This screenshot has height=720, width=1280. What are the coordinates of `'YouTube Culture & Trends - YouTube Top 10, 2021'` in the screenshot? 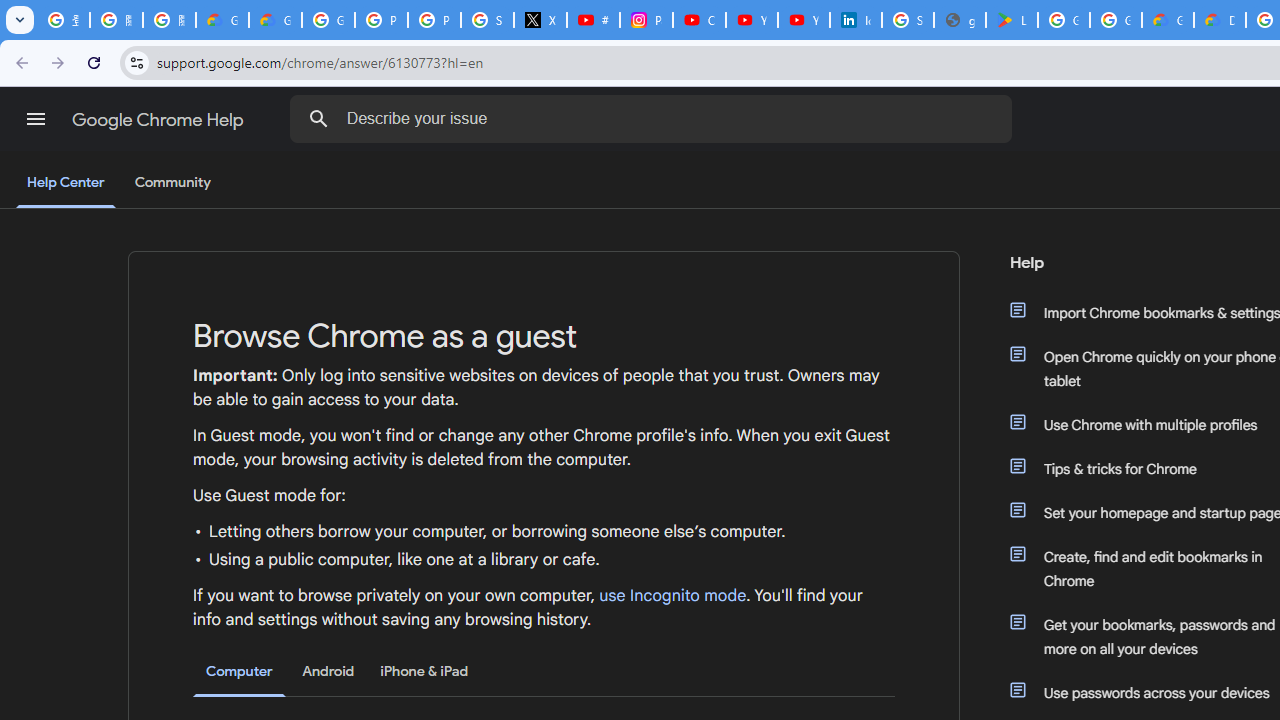 It's located at (803, 20).